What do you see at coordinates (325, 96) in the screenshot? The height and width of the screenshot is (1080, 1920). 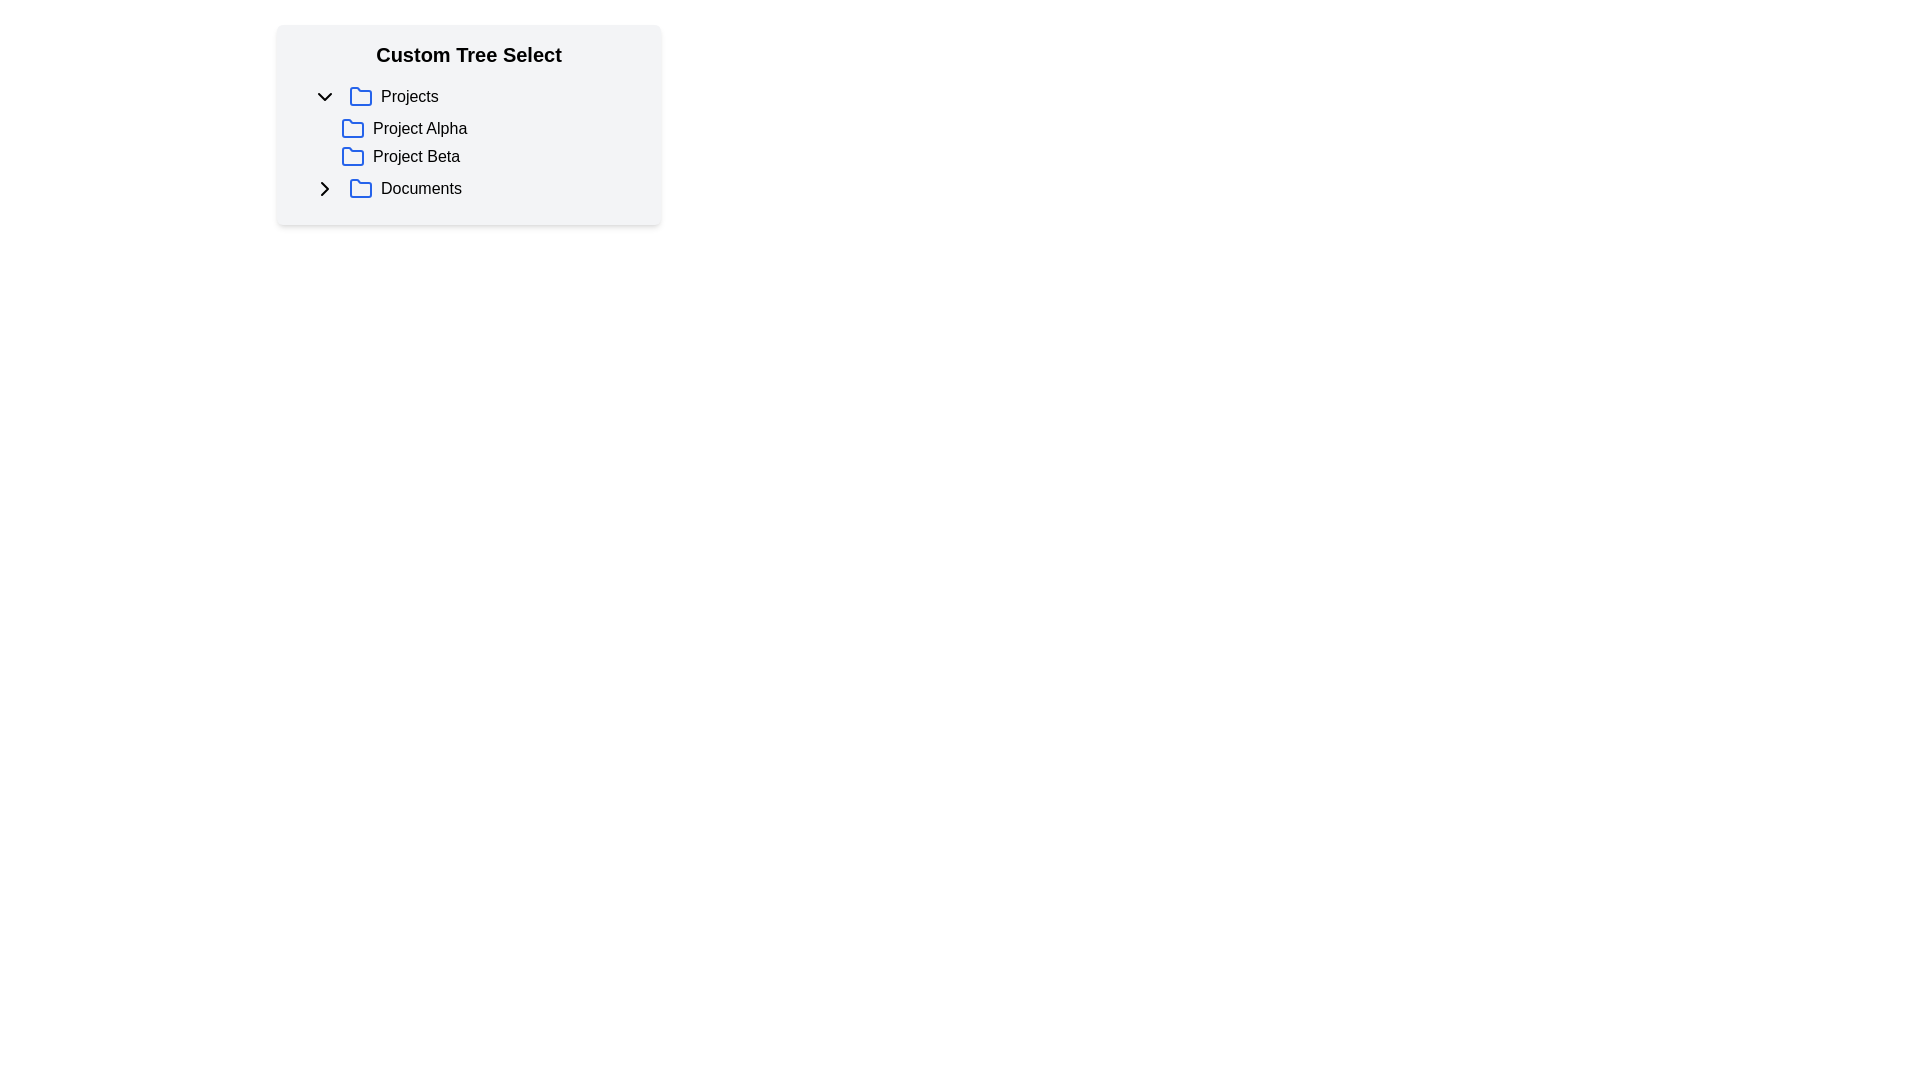 I see `the Dropdown toggle button with a downward-facing chevron symbol, located to the left of the 'Projects' label` at bounding box center [325, 96].